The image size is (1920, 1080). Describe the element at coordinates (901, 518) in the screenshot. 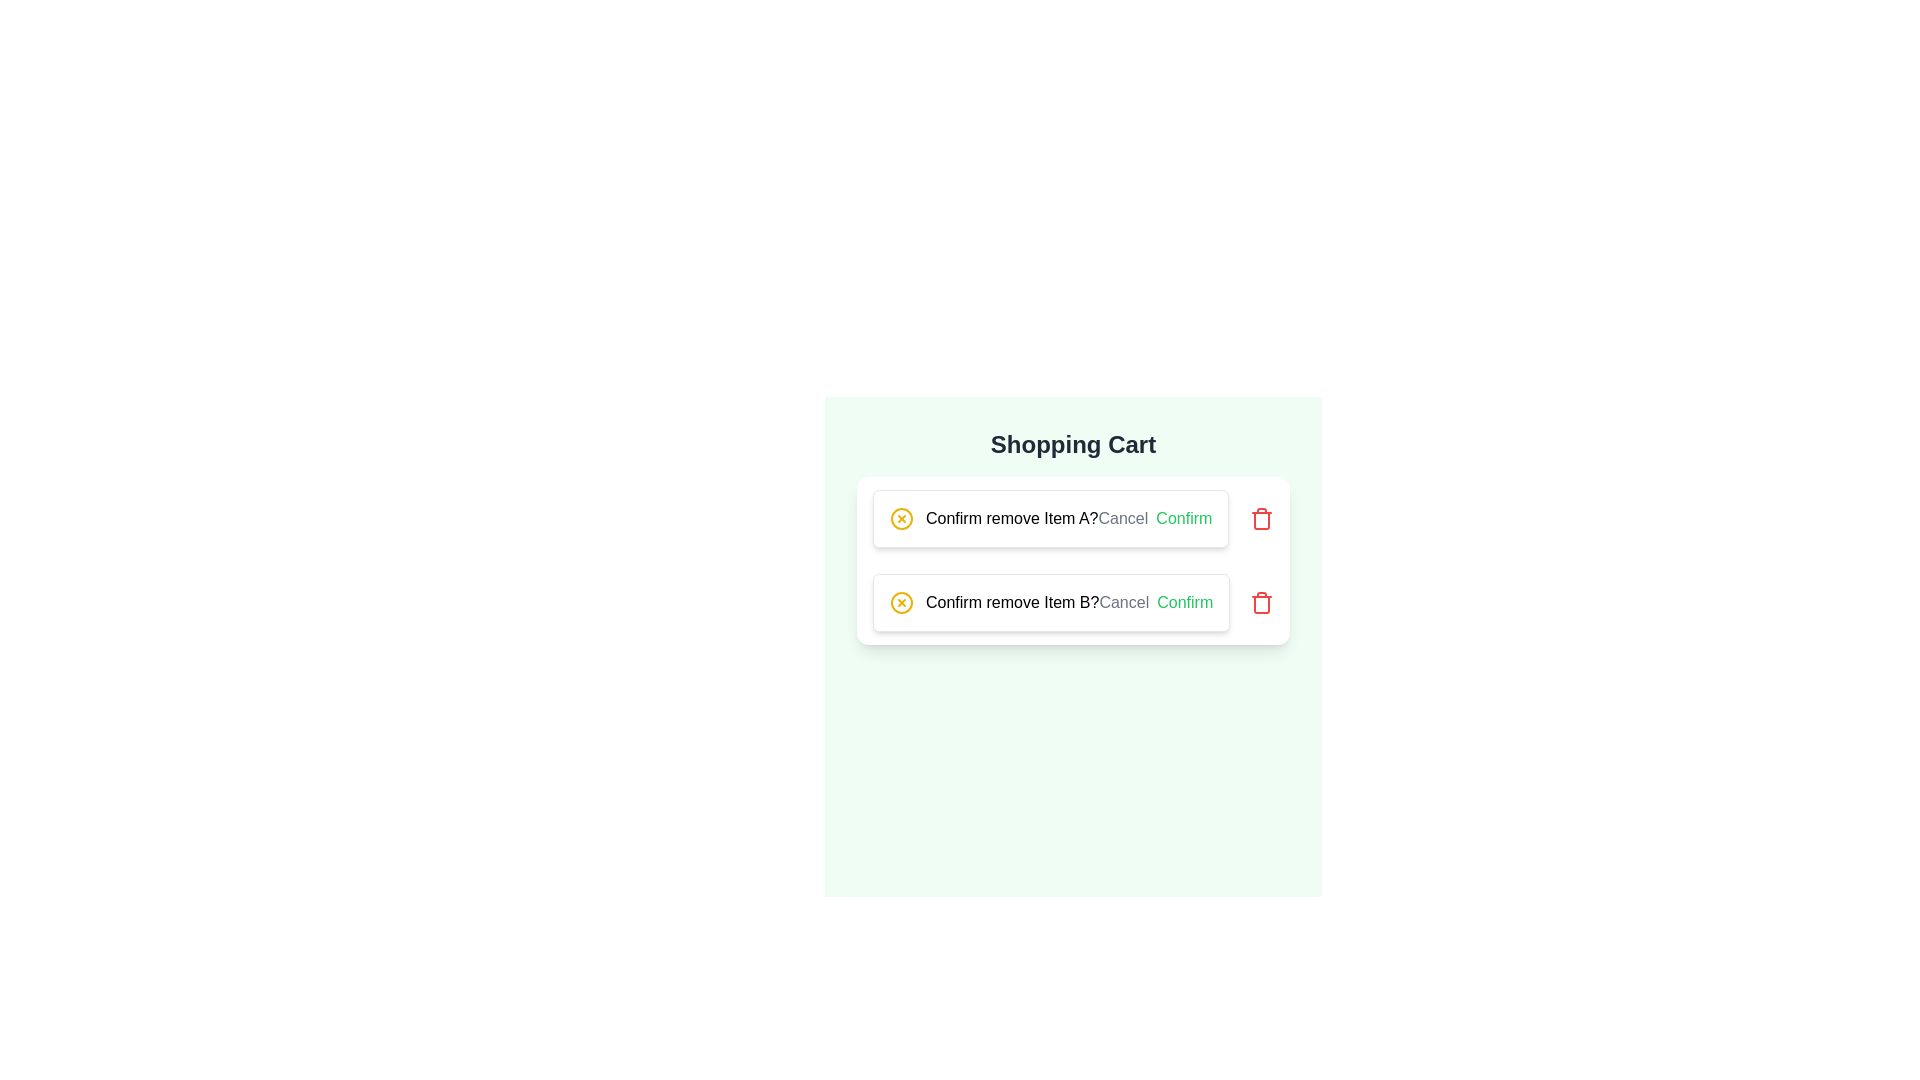

I see `the circular icon with a yellow border and a red cross inside, located on the left side of the dialog box containing the text 'Confirm remove Item A?'` at that location.